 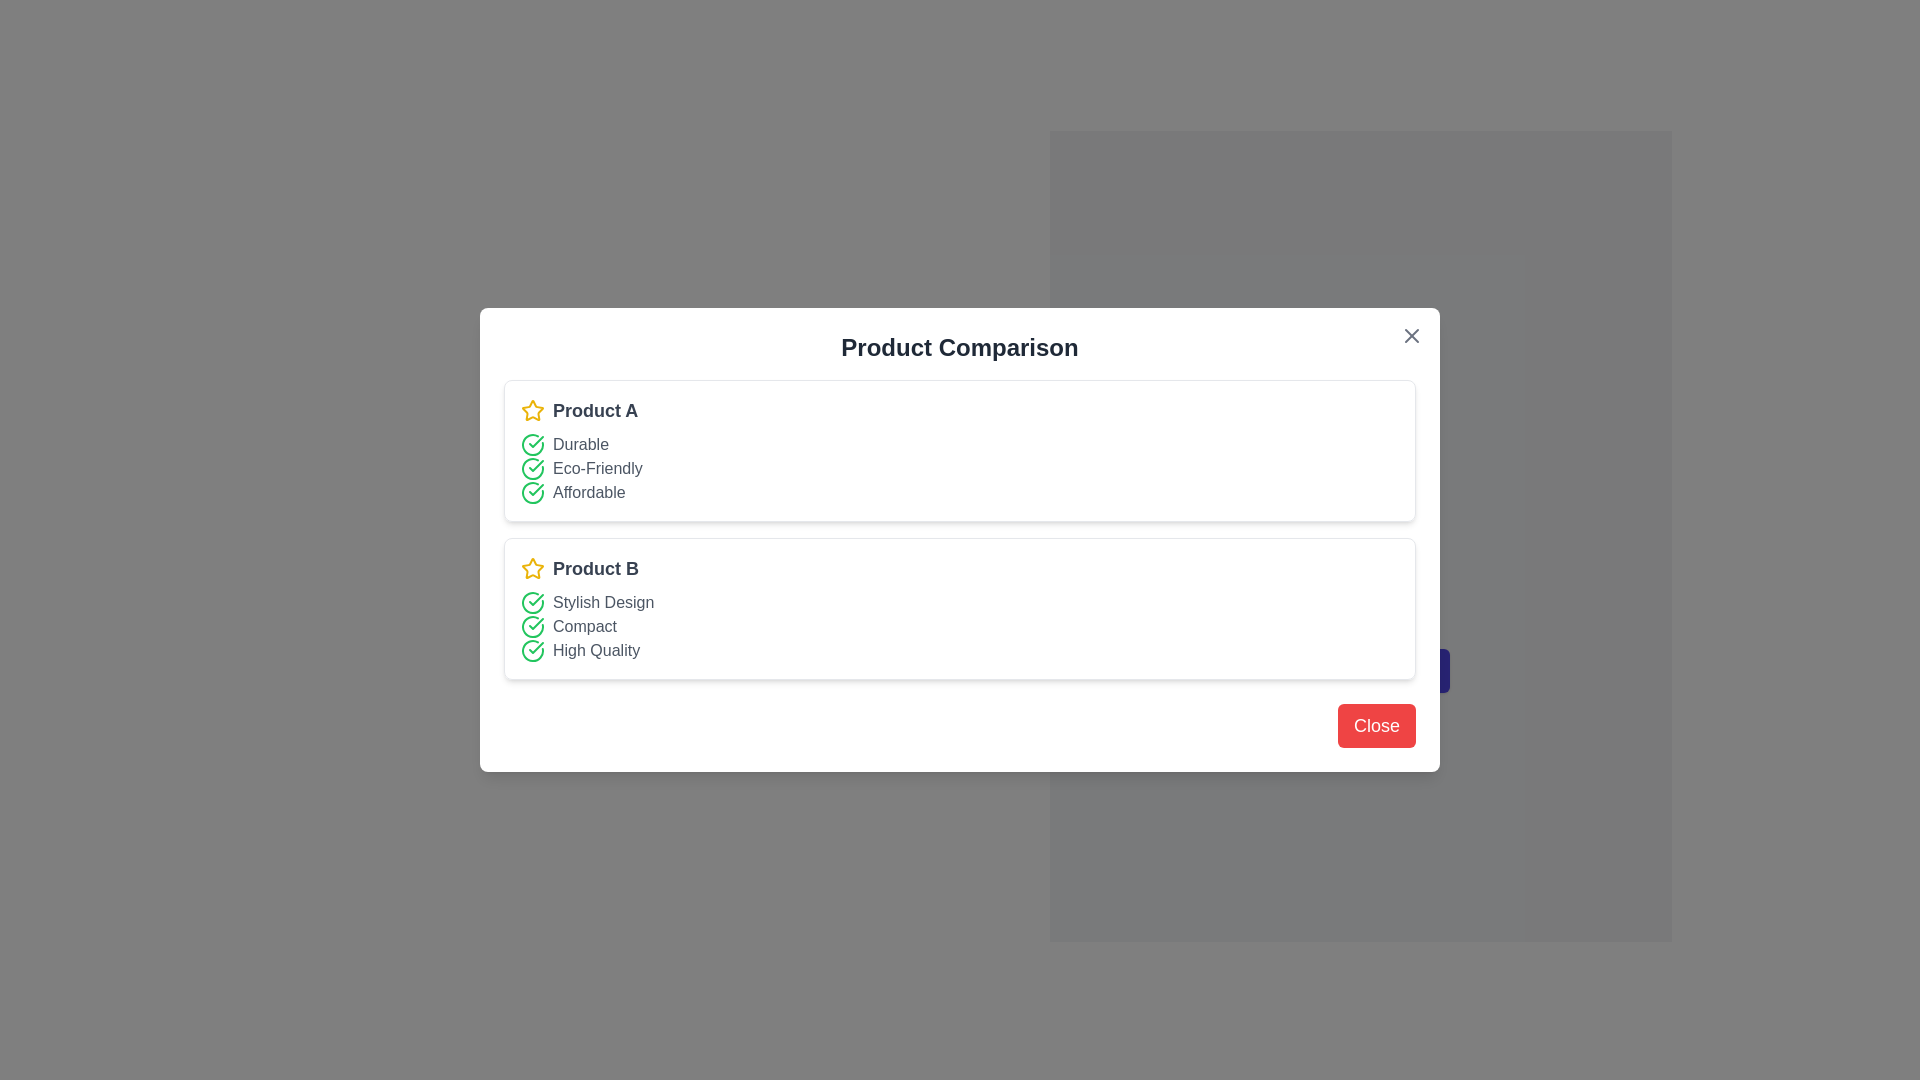 I want to click on the yellow star-shaped icon located to the left of the text label 'Product A' in the upper card of the comparison cards, so click(x=532, y=568).